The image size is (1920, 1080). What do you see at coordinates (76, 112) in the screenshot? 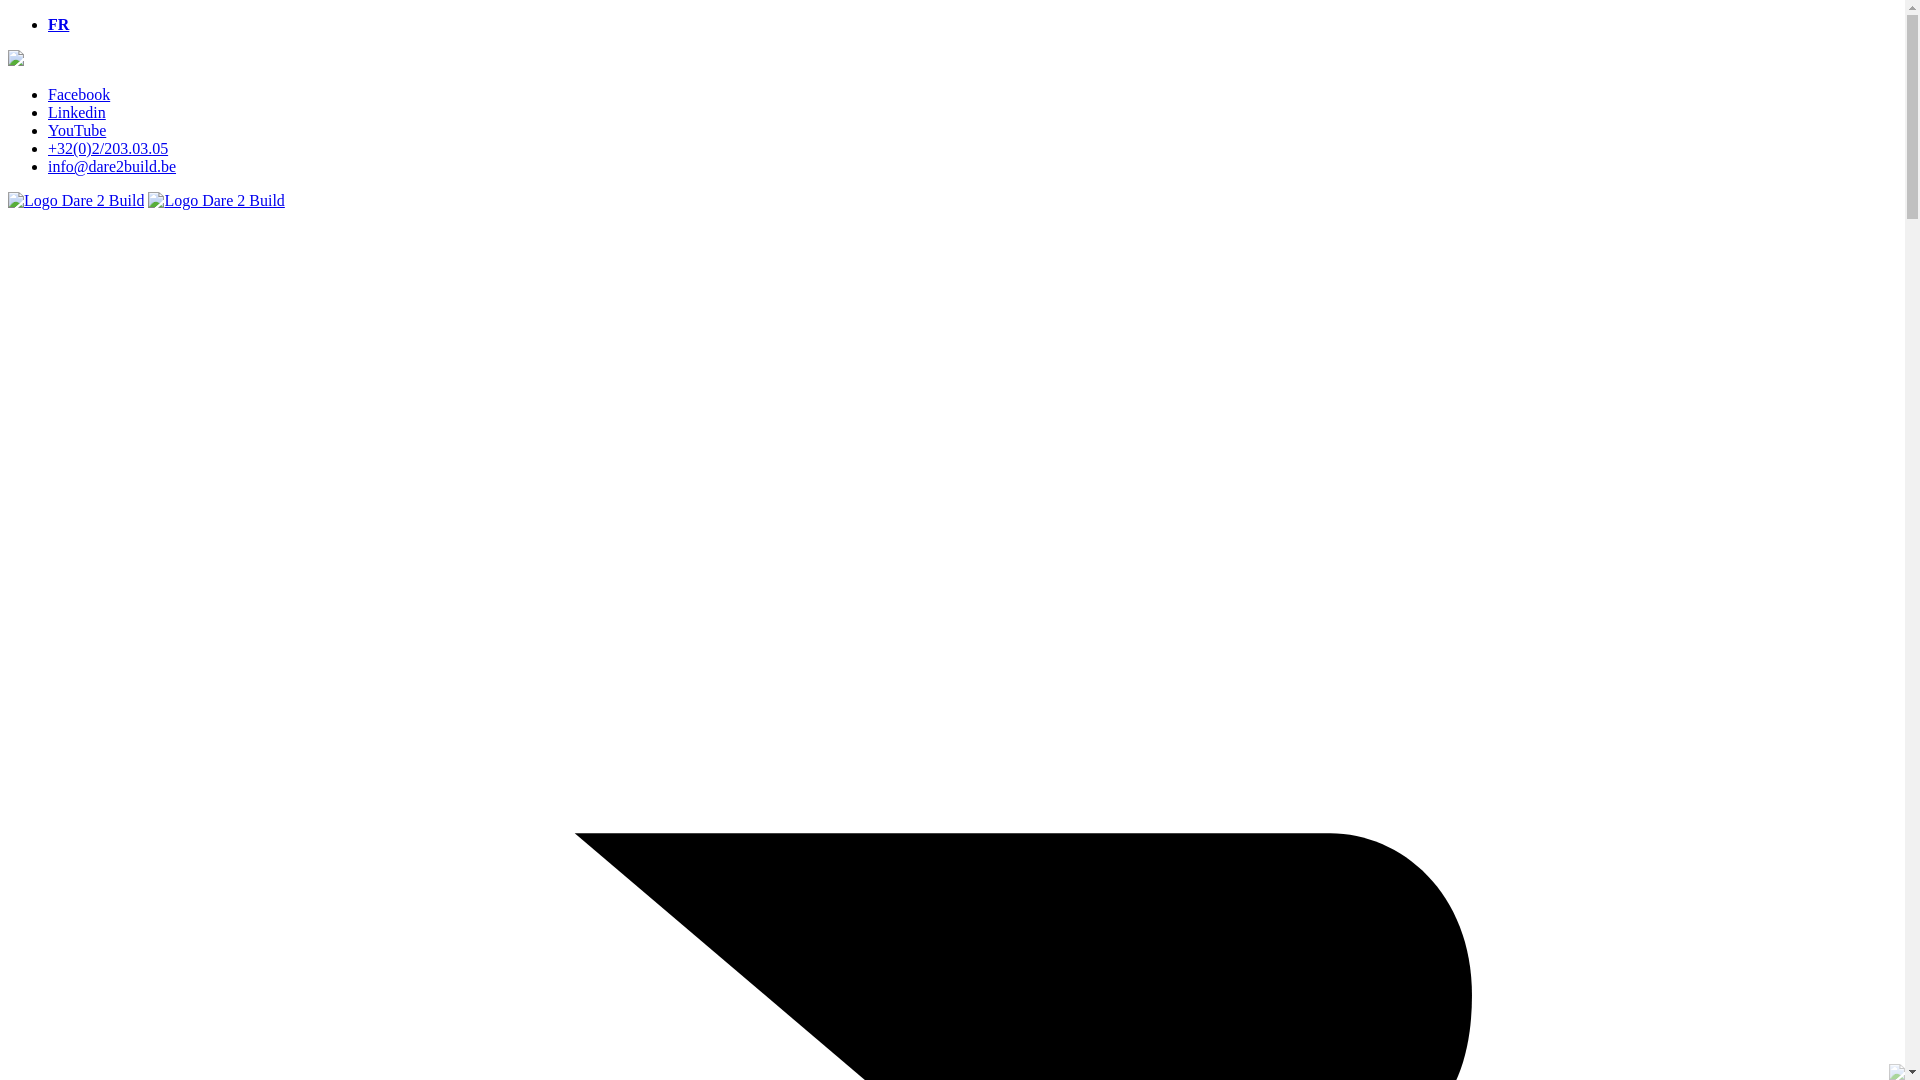
I see `'Linkedin'` at bounding box center [76, 112].